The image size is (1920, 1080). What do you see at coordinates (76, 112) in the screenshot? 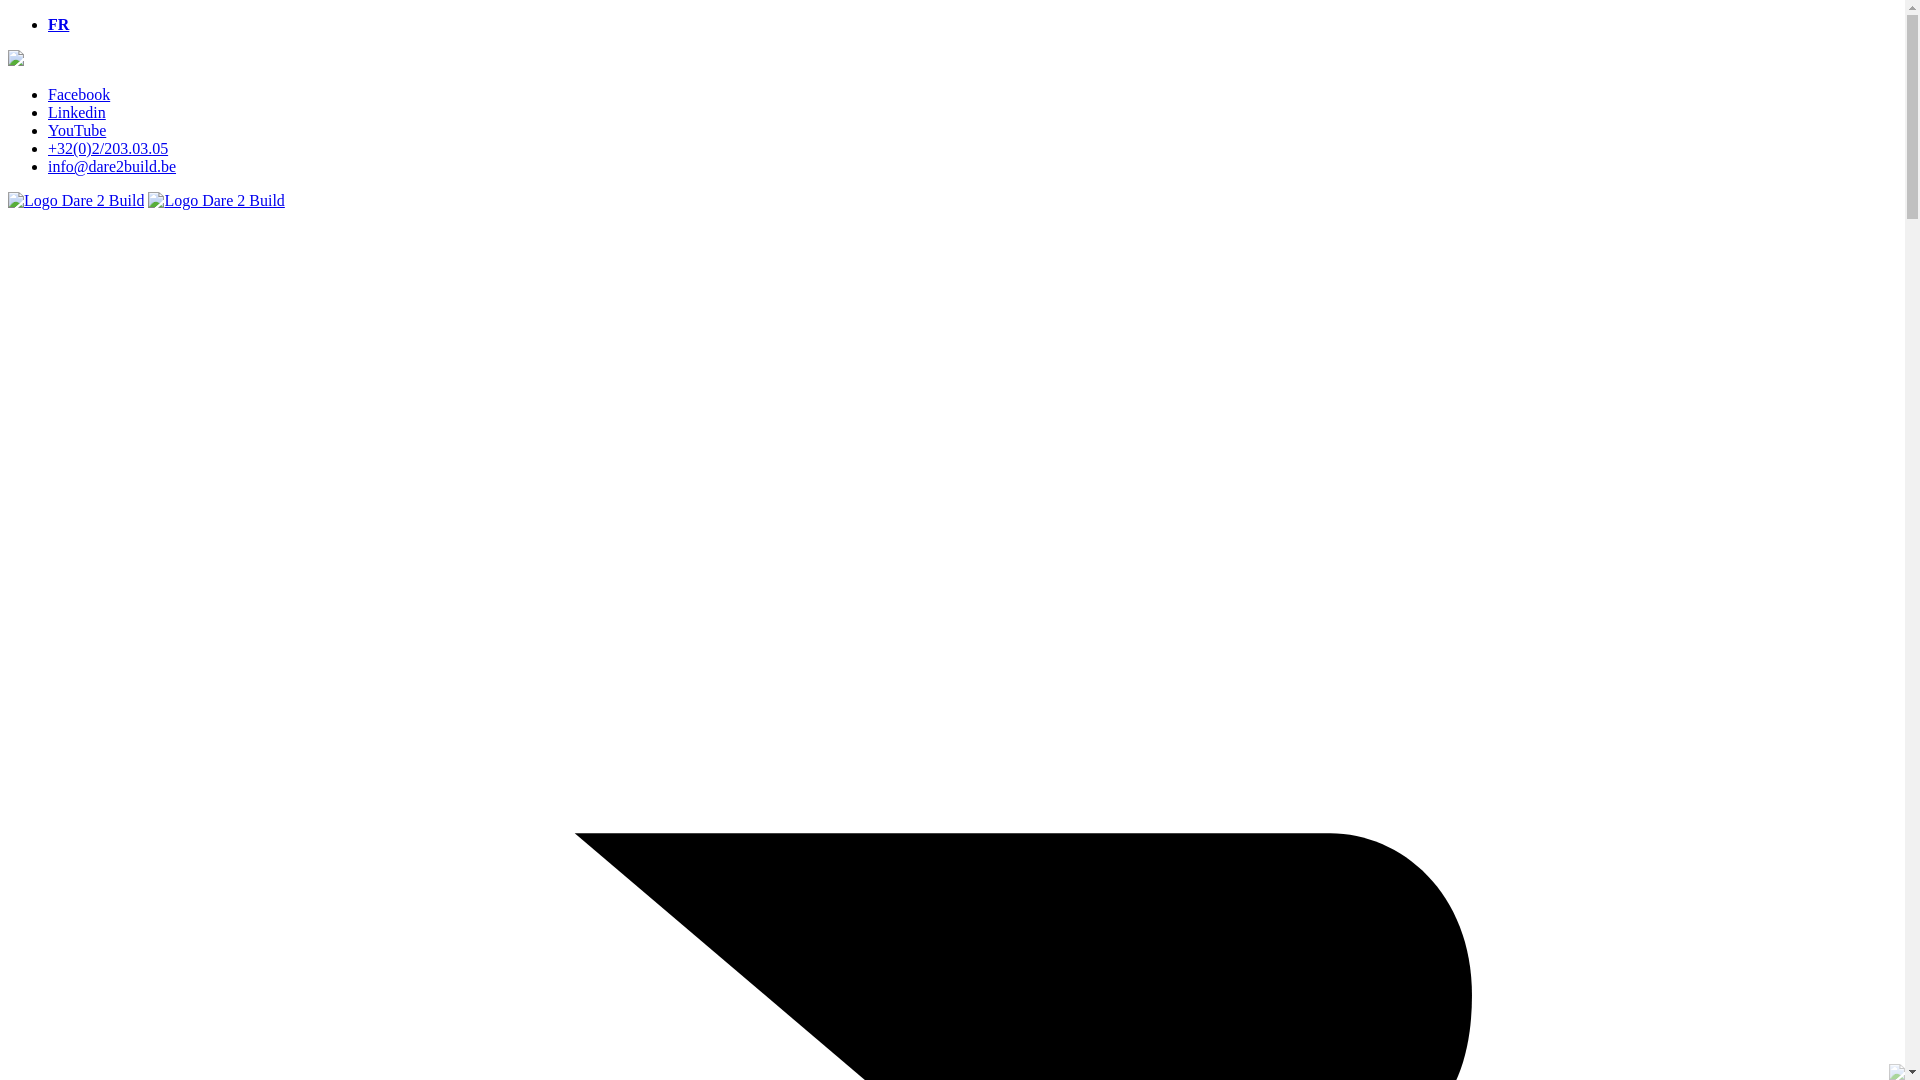
I see `'Linkedin'` at bounding box center [76, 112].